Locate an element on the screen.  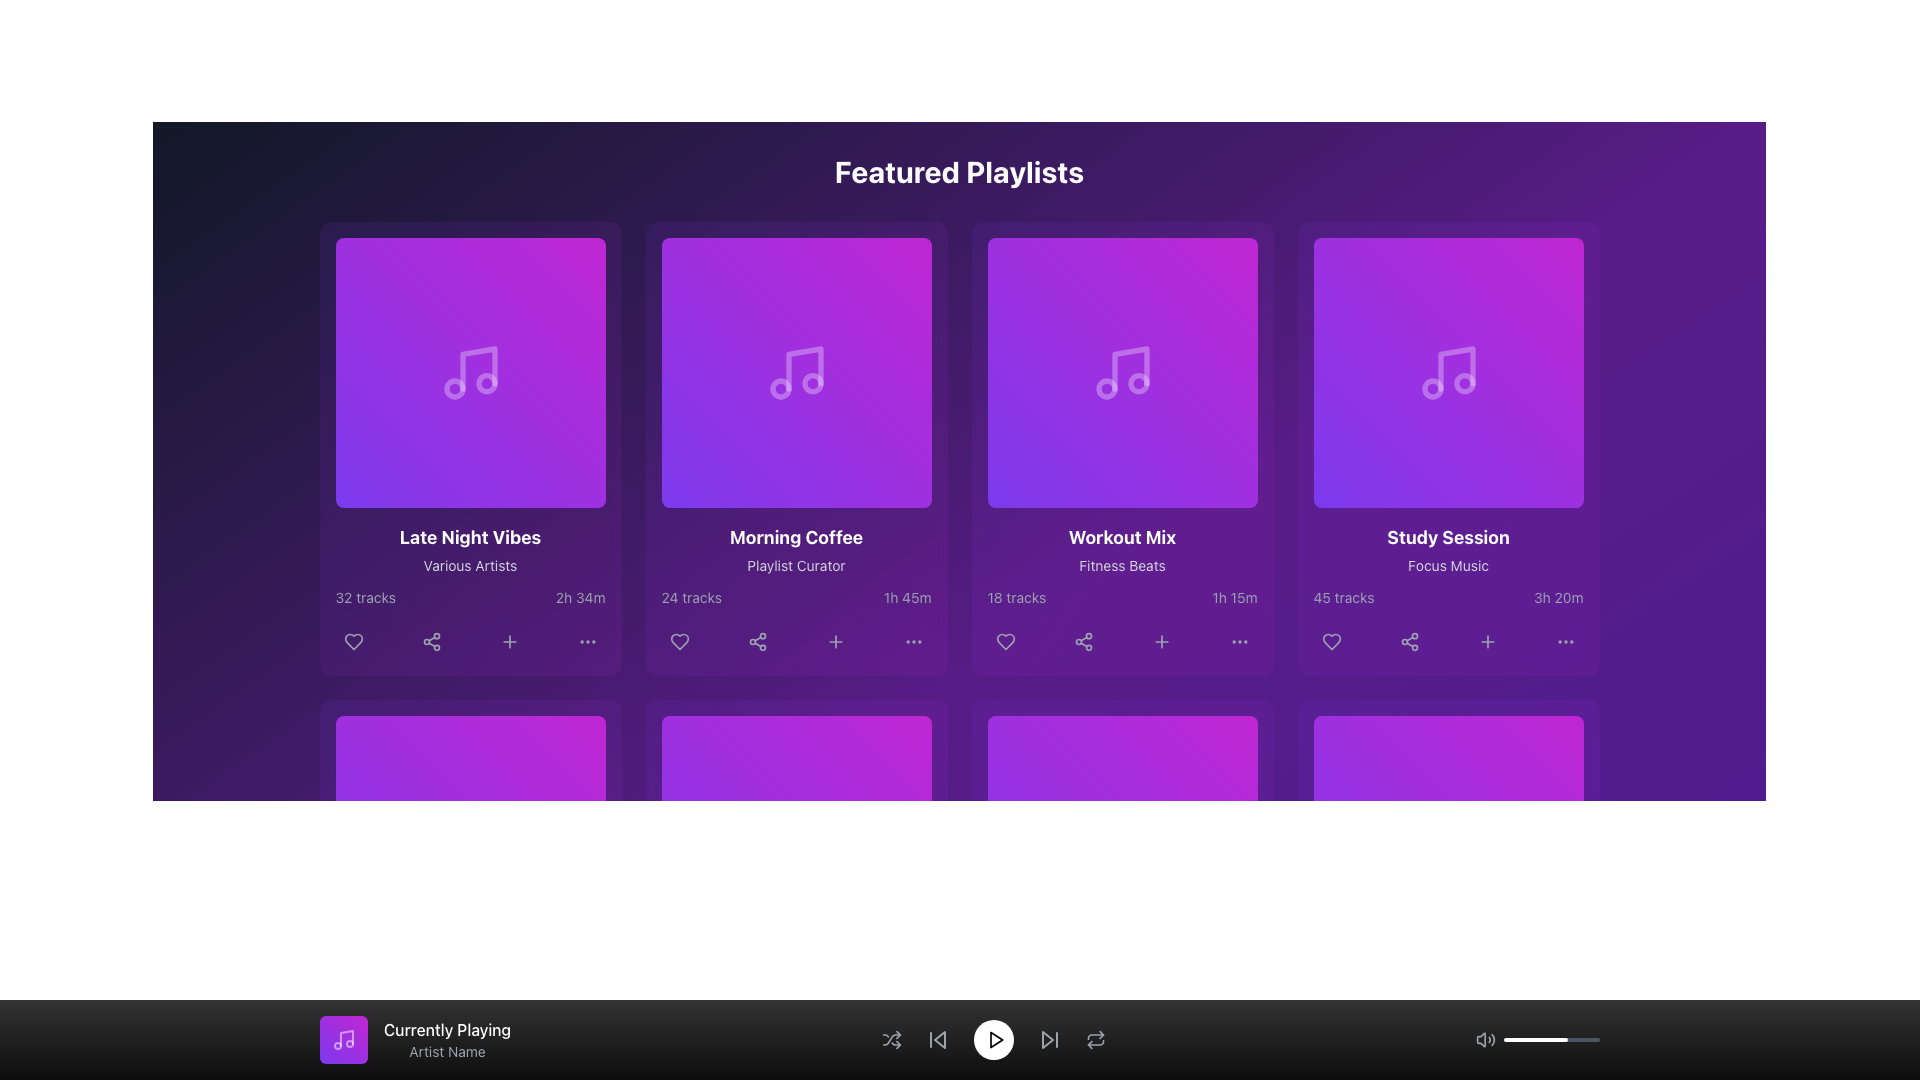
the play button located at the center of the bottom navigation bar to initiate or resume playback of media content is located at coordinates (1124, 851).